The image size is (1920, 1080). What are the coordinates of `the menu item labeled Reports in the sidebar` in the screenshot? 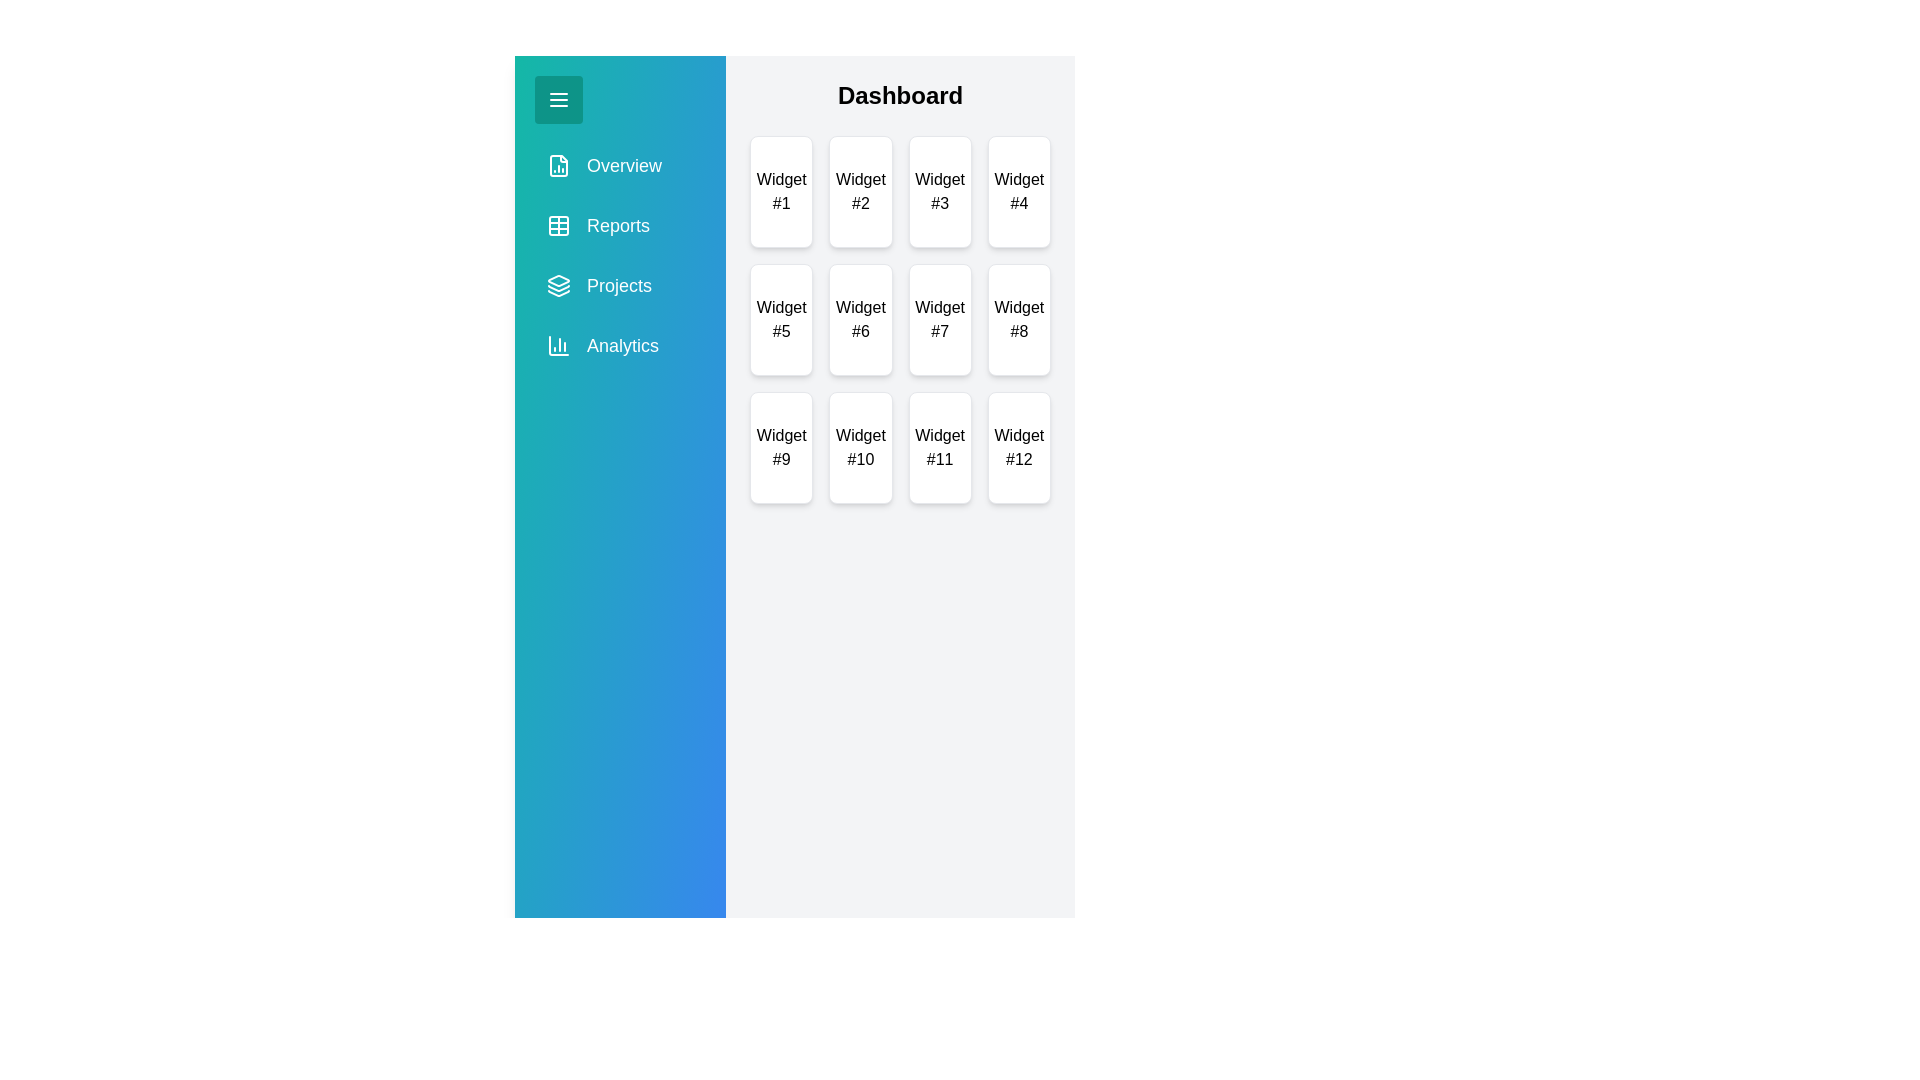 It's located at (618, 225).